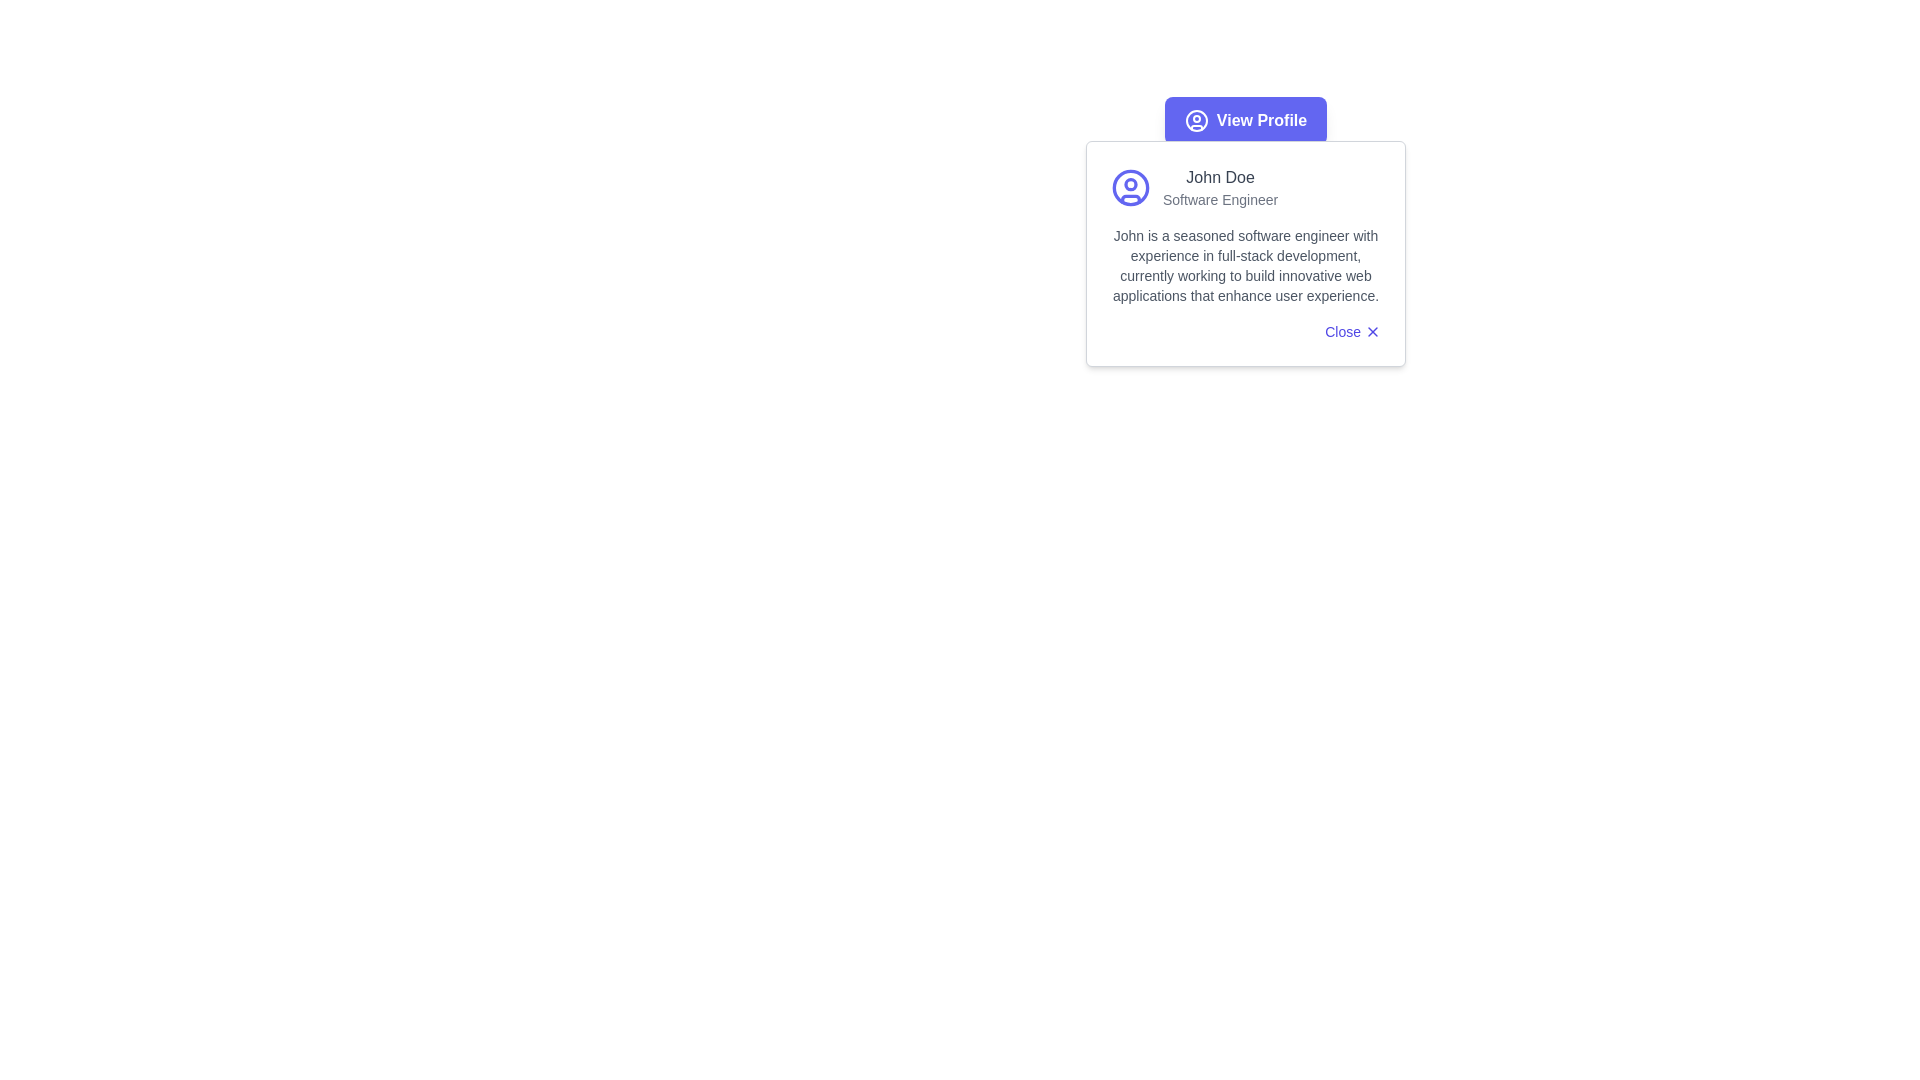  I want to click on the circular user icon with an indigo hue located at the top-left corner of the profile card, so click(1131, 188).